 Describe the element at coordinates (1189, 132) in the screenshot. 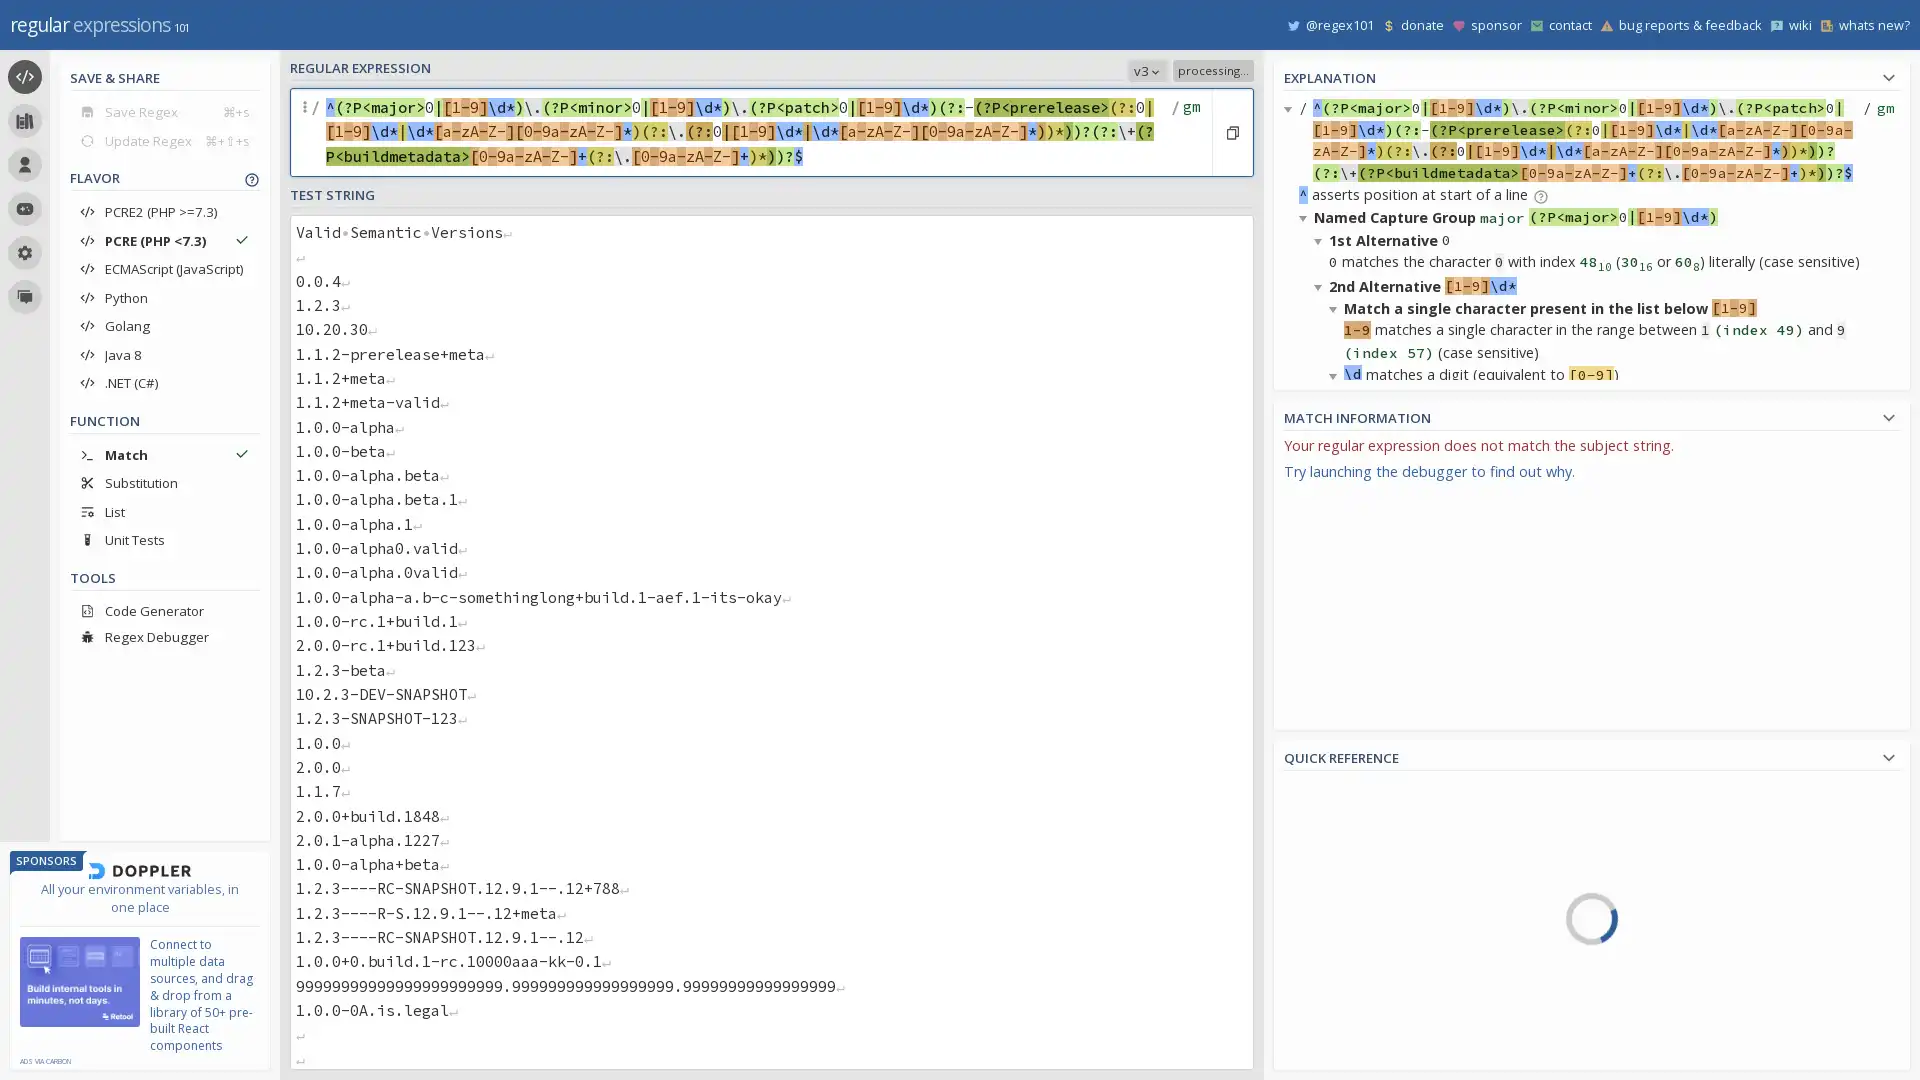

I see `Set Regex Options` at that location.